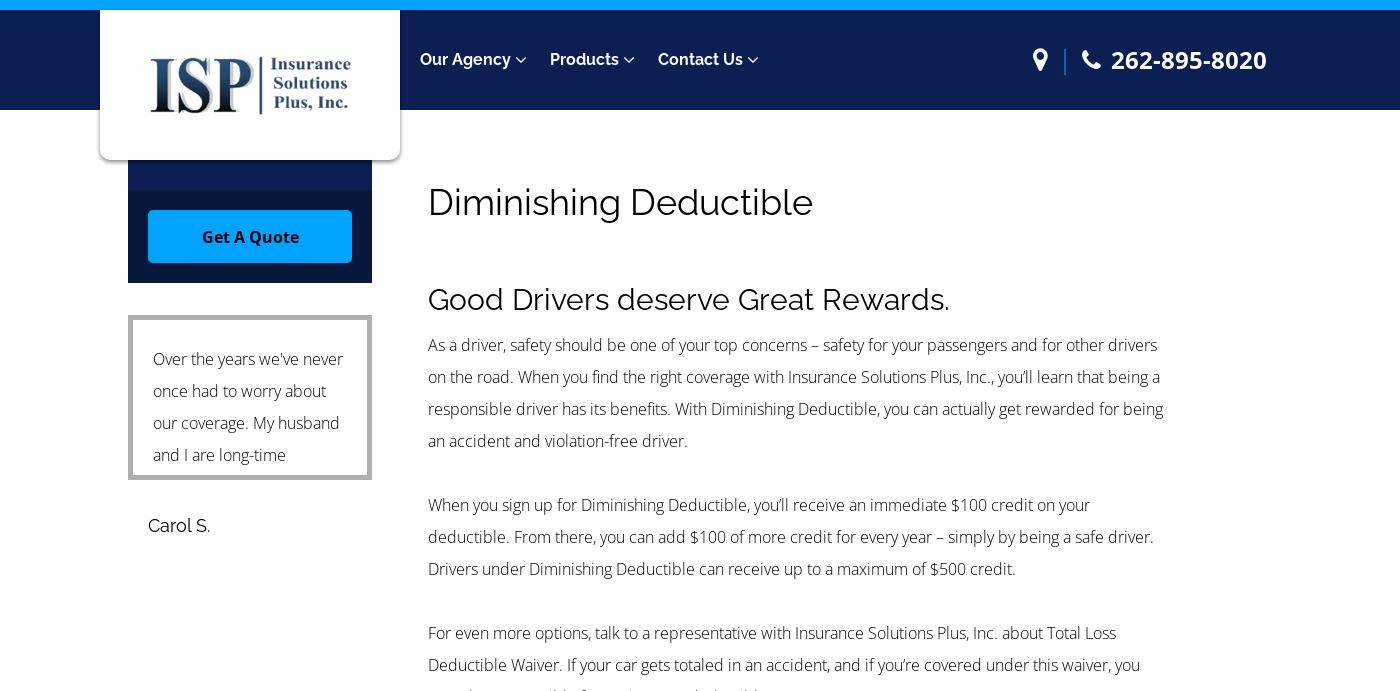 The image size is (1400, 691). What do you see at coordinates (179, 524) in the screenshot?
I see `'Carol S.'` at bounding box center [179, 524].